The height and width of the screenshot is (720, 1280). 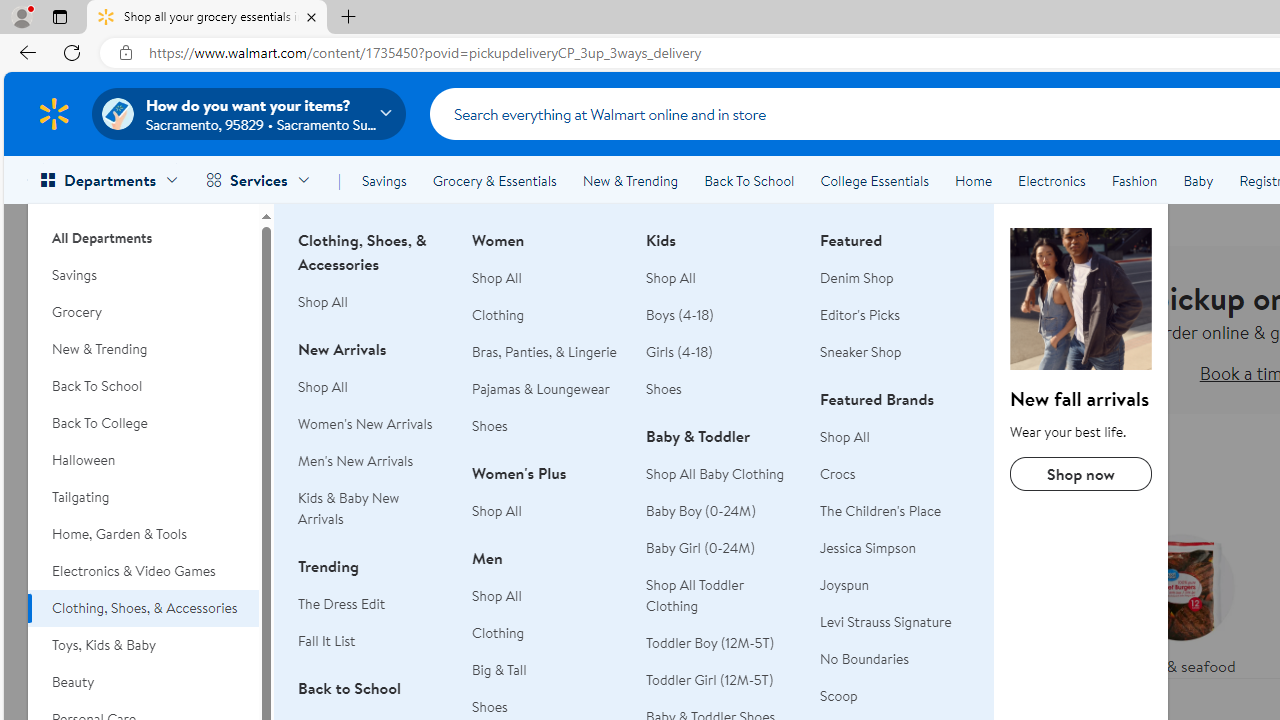 What do you see at coordinates (720, 679) in the screenshot?
I see `'Toddler Girl (12M-5T)'` at bounding box center [720, 679].